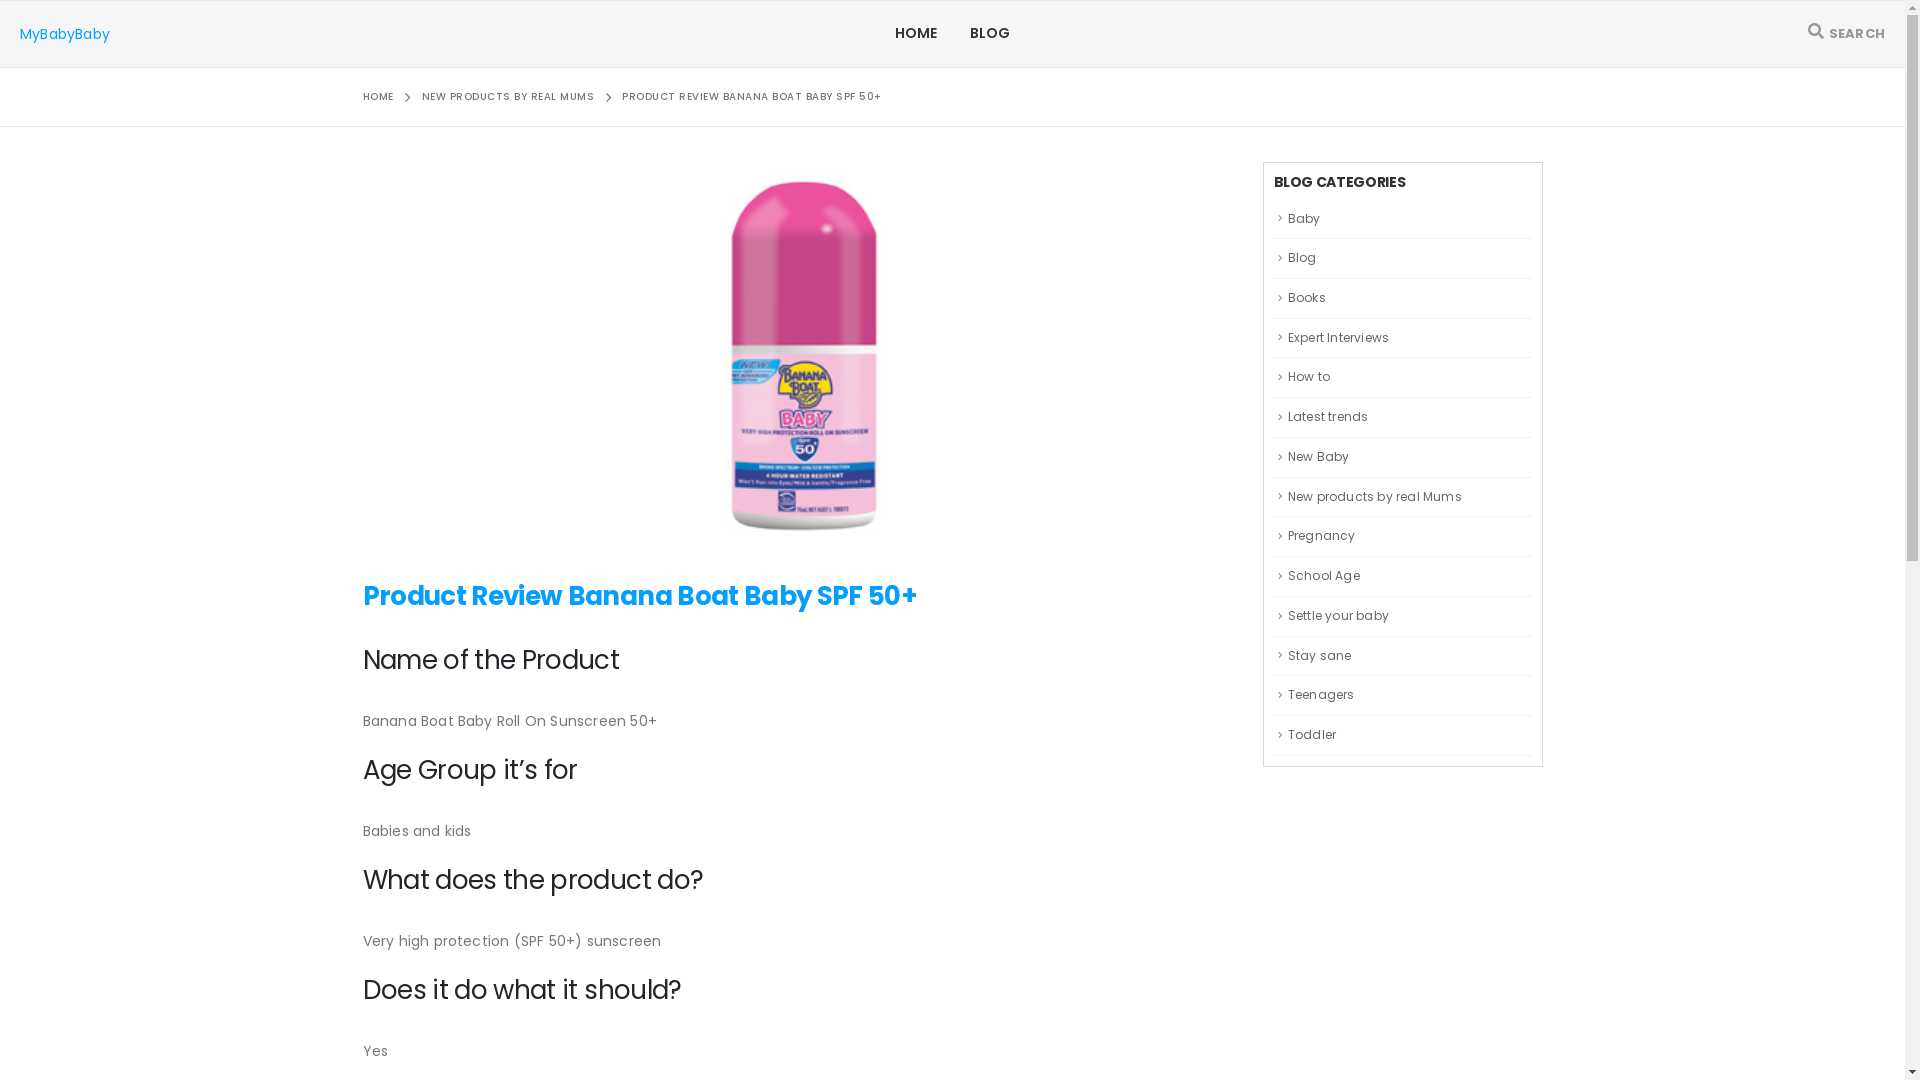 Image resolution: width=1920 pixels, height=1080 pixels. I want to click on 'School Age', so click(1324, 575).